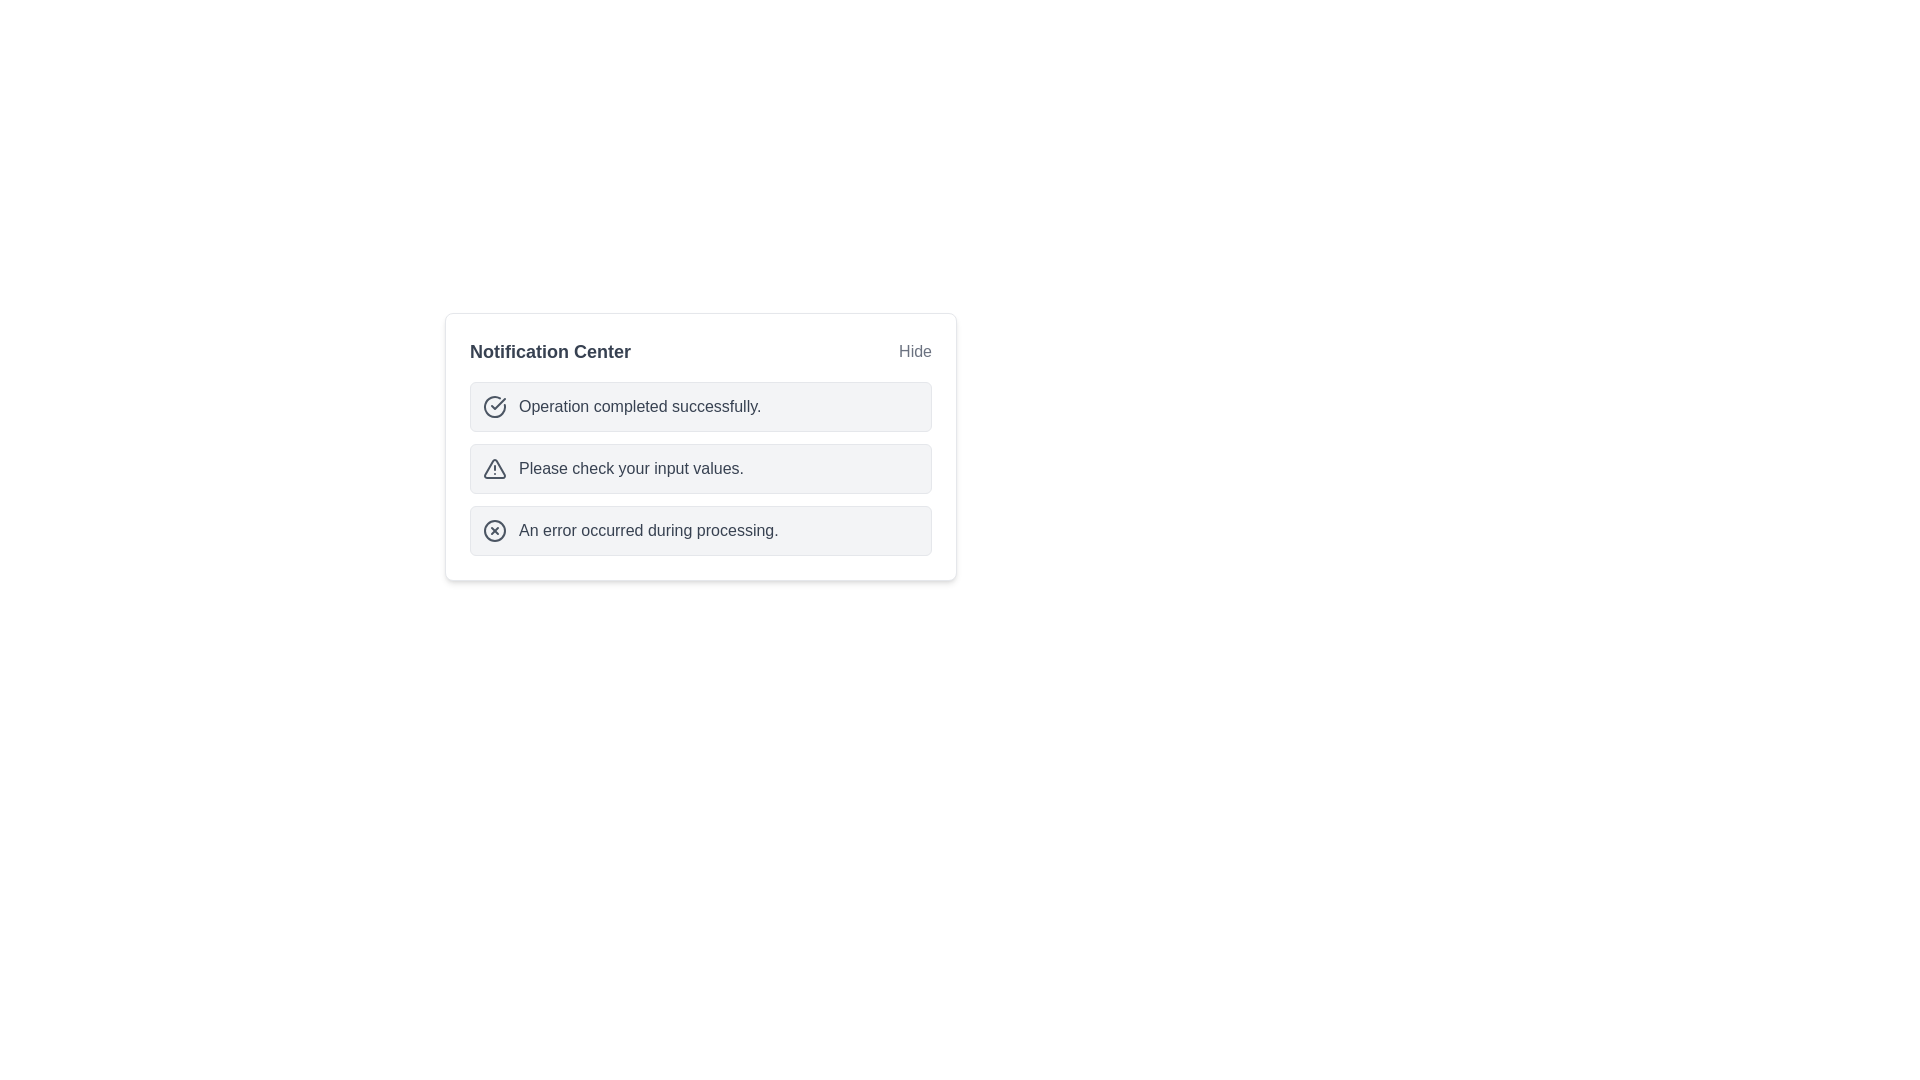  What do you see at coordinates (498, 404) in the screenshot?
I see `the check mark icon within a circular SVG icon that indicates 'Operation completed successfully.'` at bounding box center [498, 404].